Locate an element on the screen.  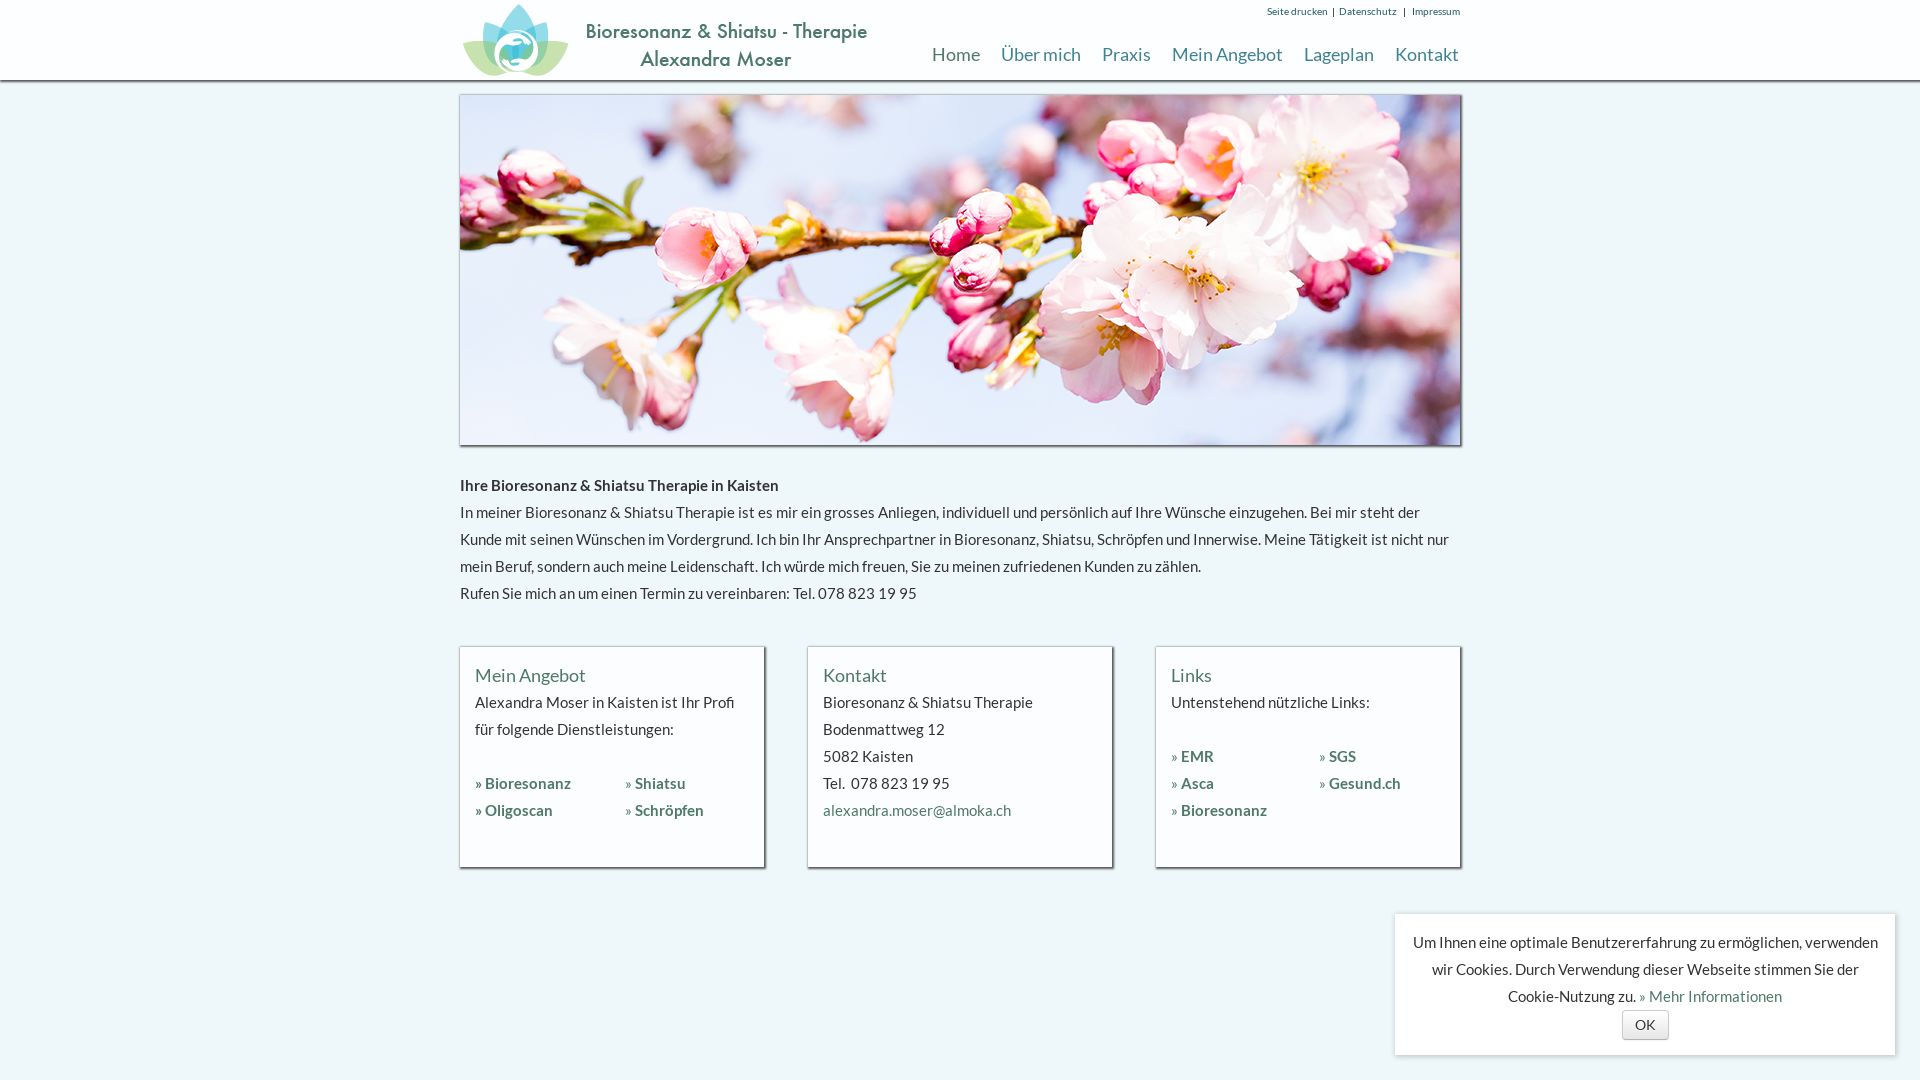
'Home' is located at coordinates (930, 53).